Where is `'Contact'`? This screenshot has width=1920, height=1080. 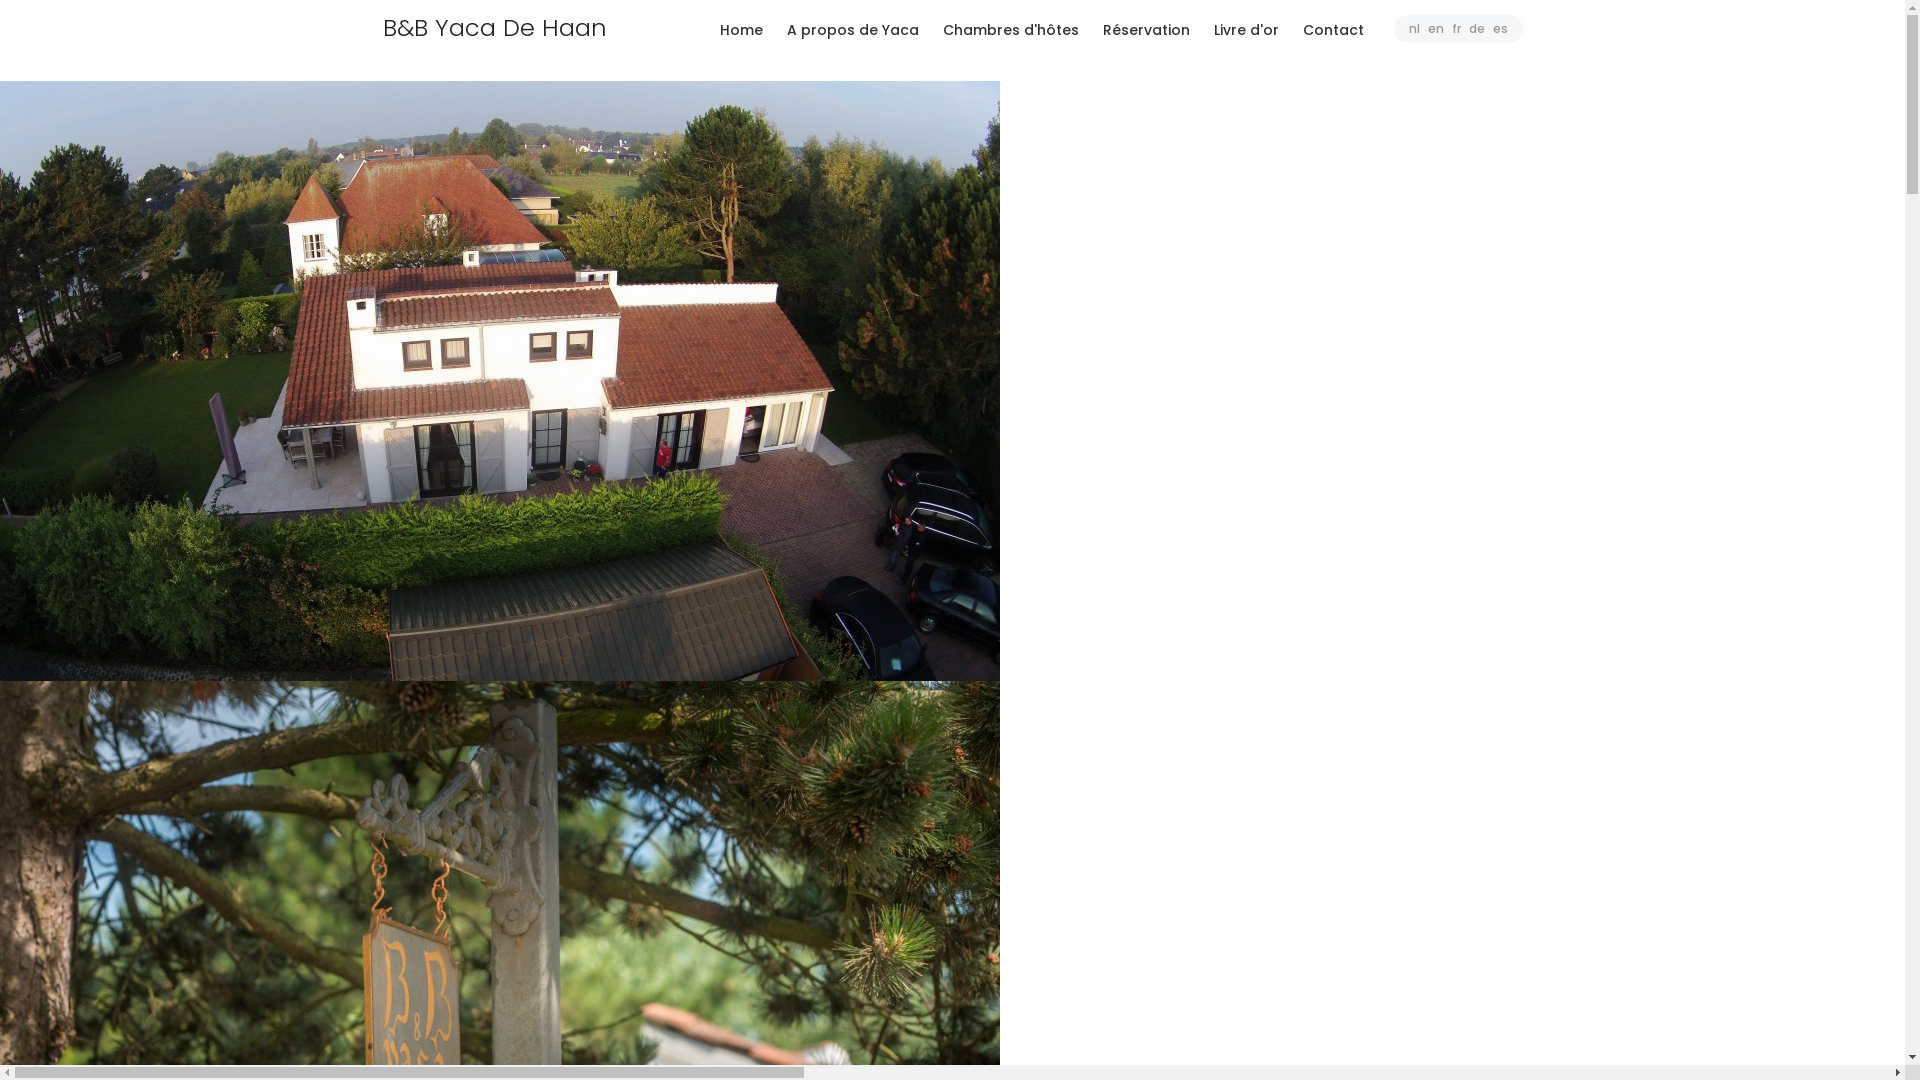 'Contact' is located at coordinates (1291, 30).